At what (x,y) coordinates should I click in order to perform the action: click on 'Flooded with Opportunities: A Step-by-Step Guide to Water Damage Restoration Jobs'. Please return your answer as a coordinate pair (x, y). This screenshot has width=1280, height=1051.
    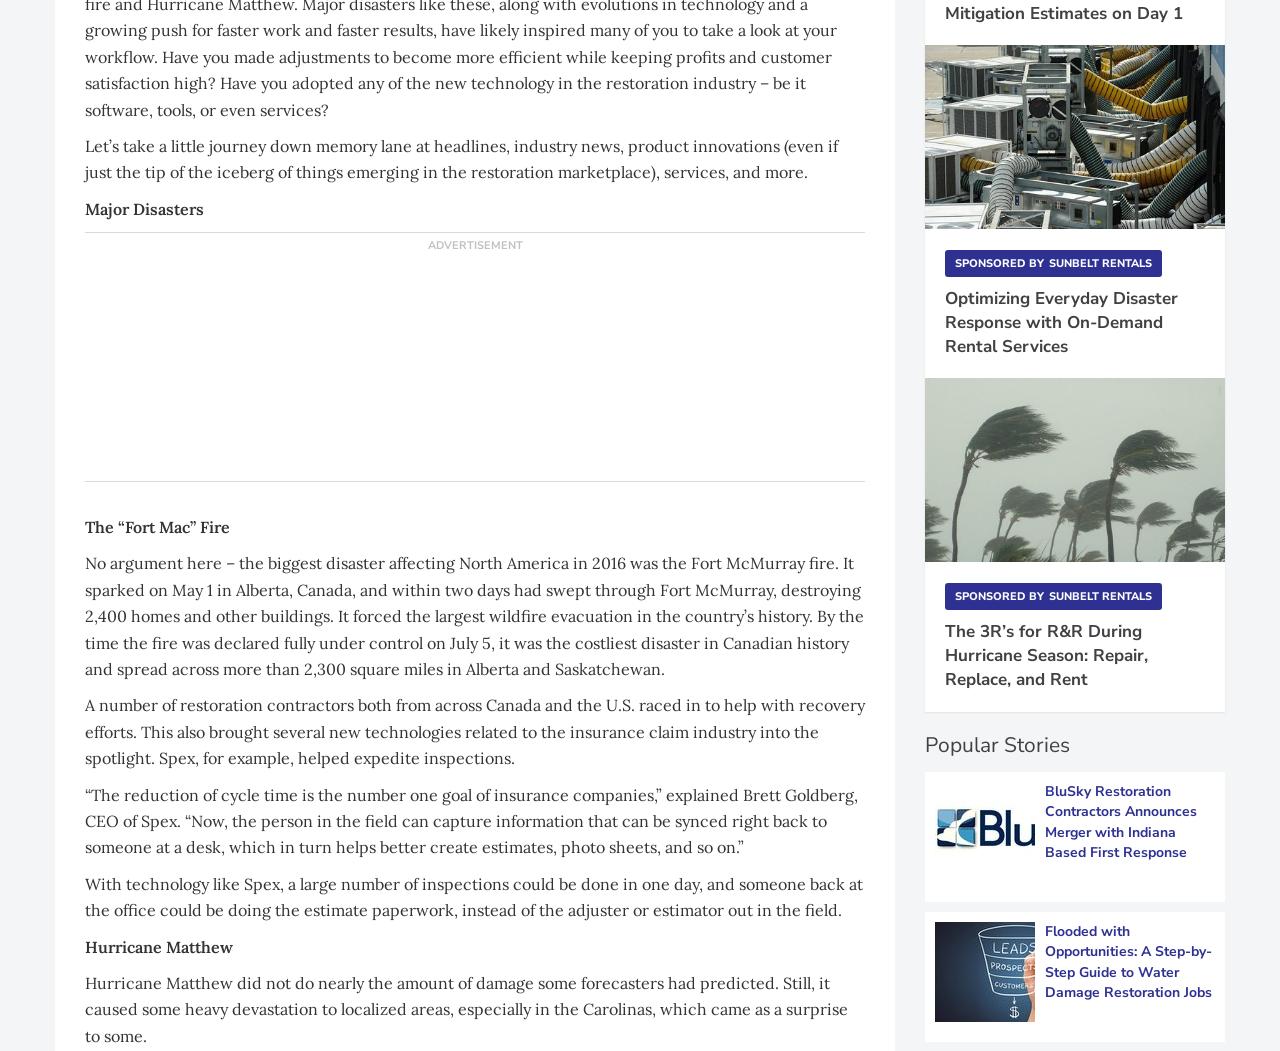
    Looking at the image, I should click on (1128, 960).